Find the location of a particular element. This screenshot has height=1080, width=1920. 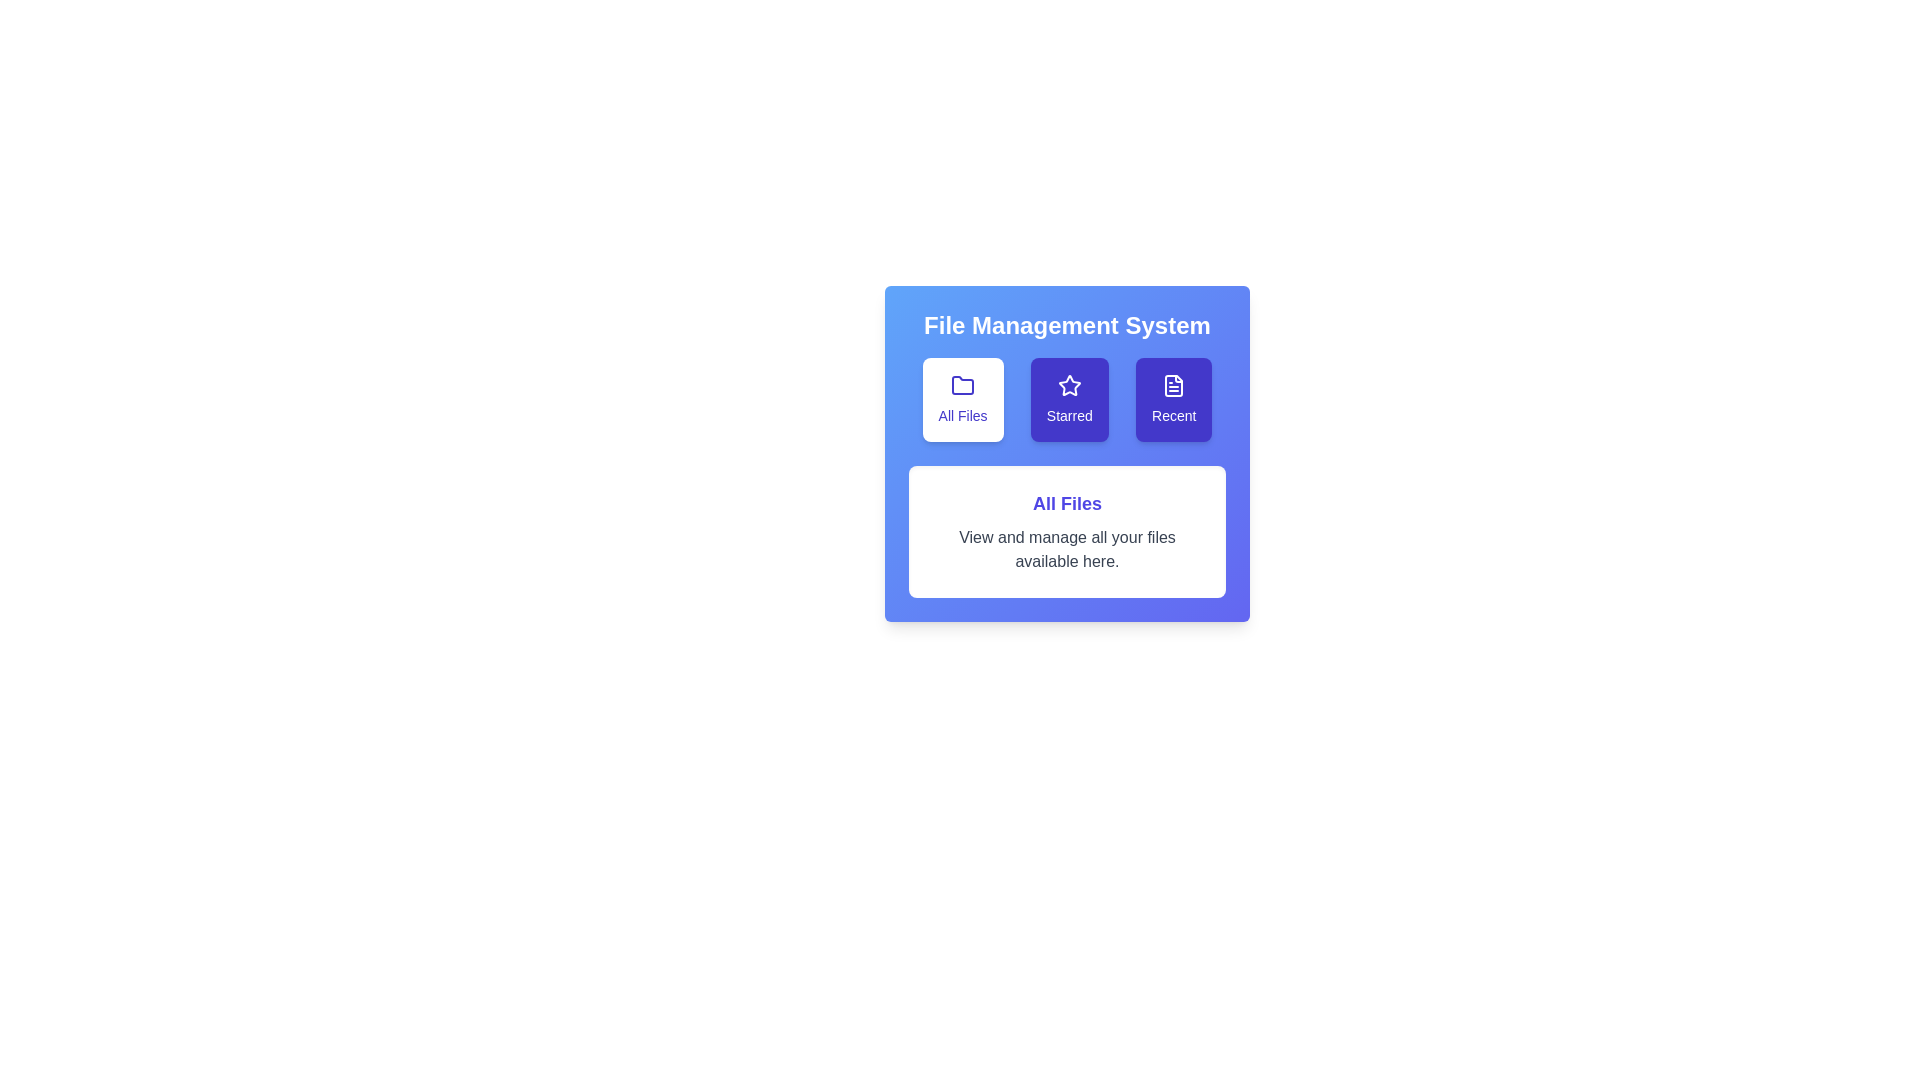

the Recent tab by clicking on its corresponding button is located at coordinates (1174, 400).